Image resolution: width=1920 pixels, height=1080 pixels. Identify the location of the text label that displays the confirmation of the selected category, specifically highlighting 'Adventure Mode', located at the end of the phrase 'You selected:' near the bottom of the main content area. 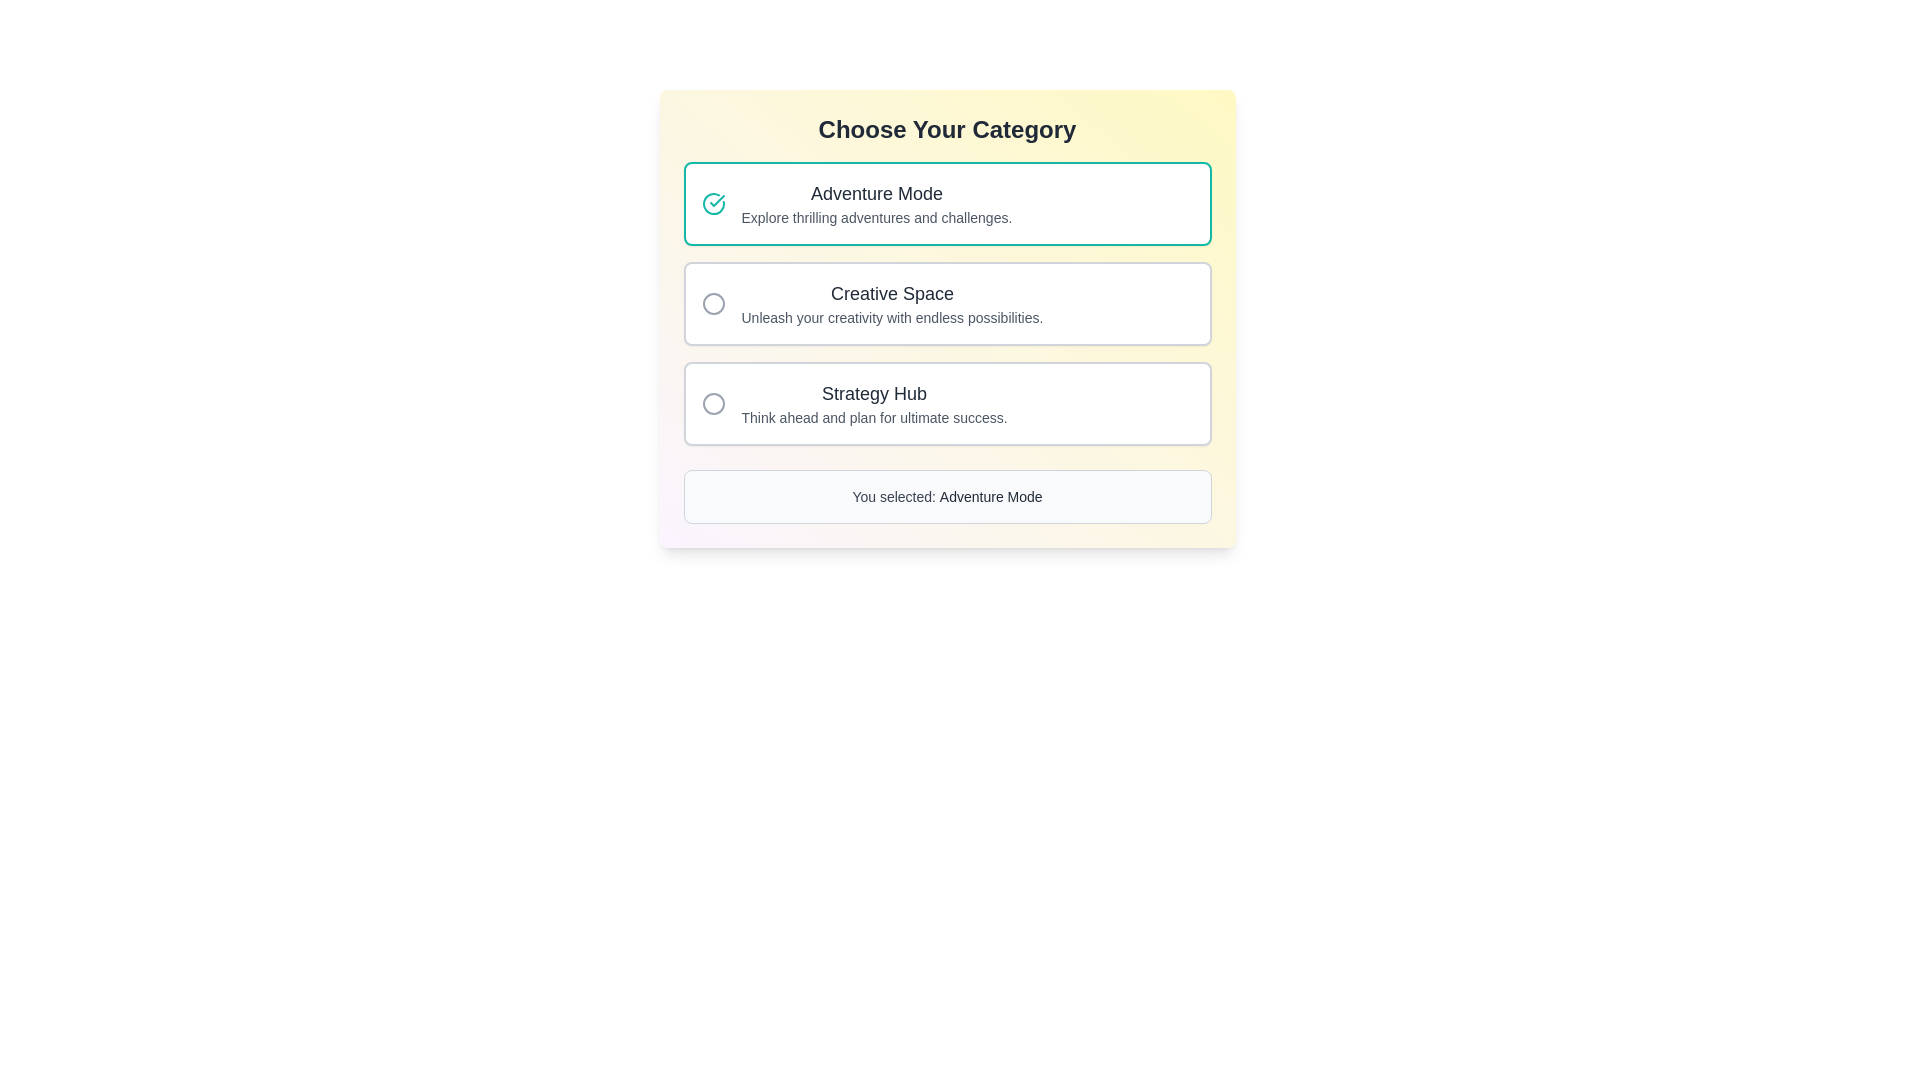
(991, 496).